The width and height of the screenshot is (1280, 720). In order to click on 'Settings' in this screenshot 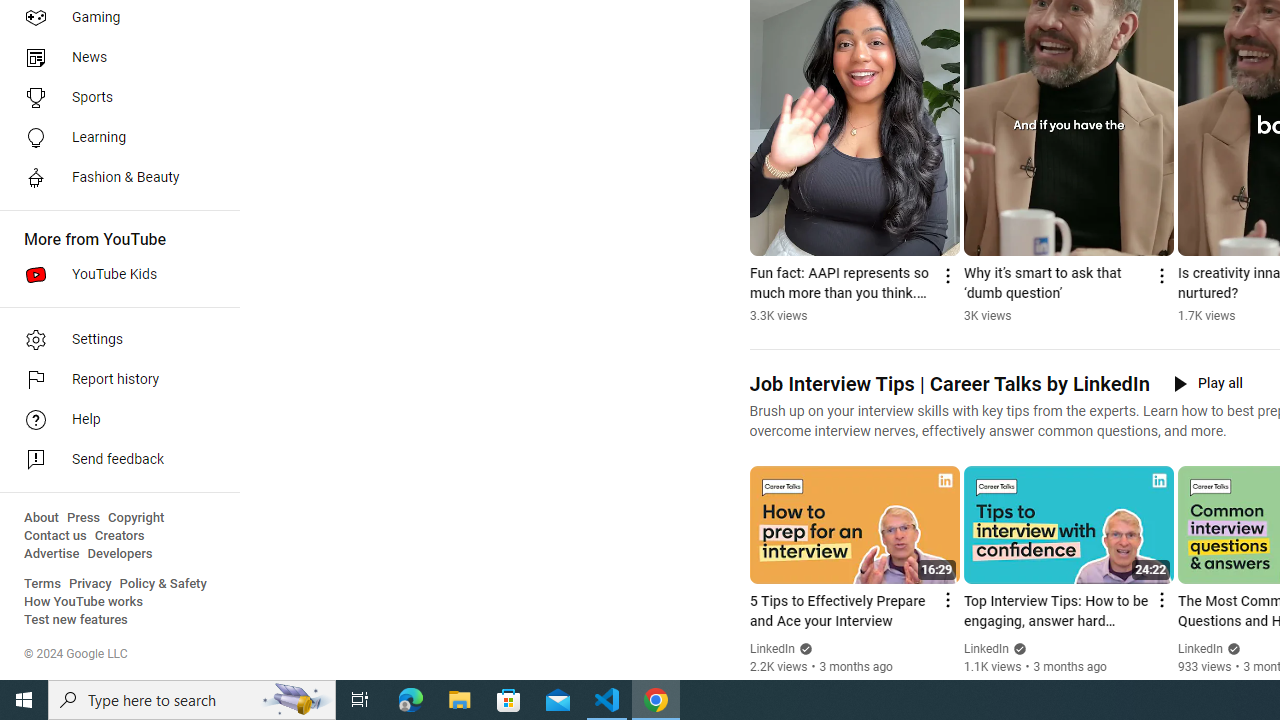, I will do `click(112, 338)`.